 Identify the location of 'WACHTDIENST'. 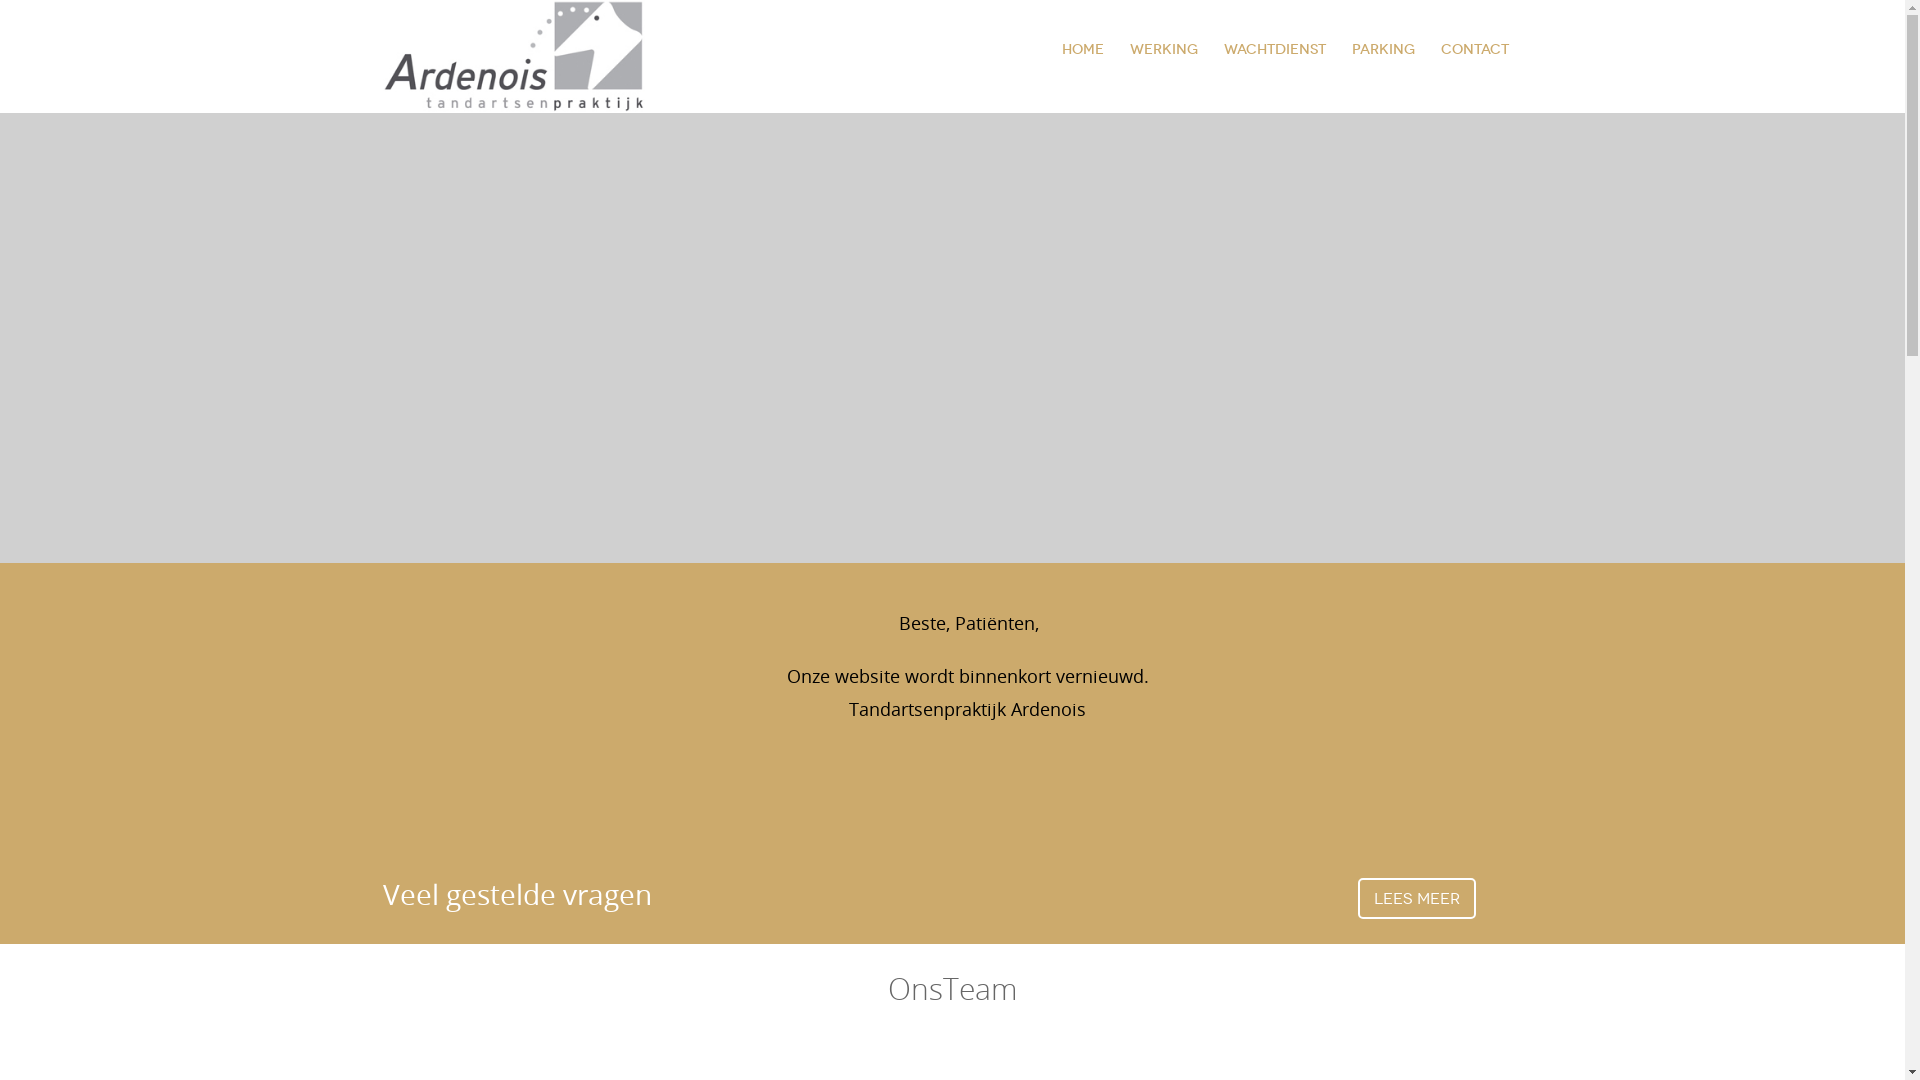
(1272, 49).